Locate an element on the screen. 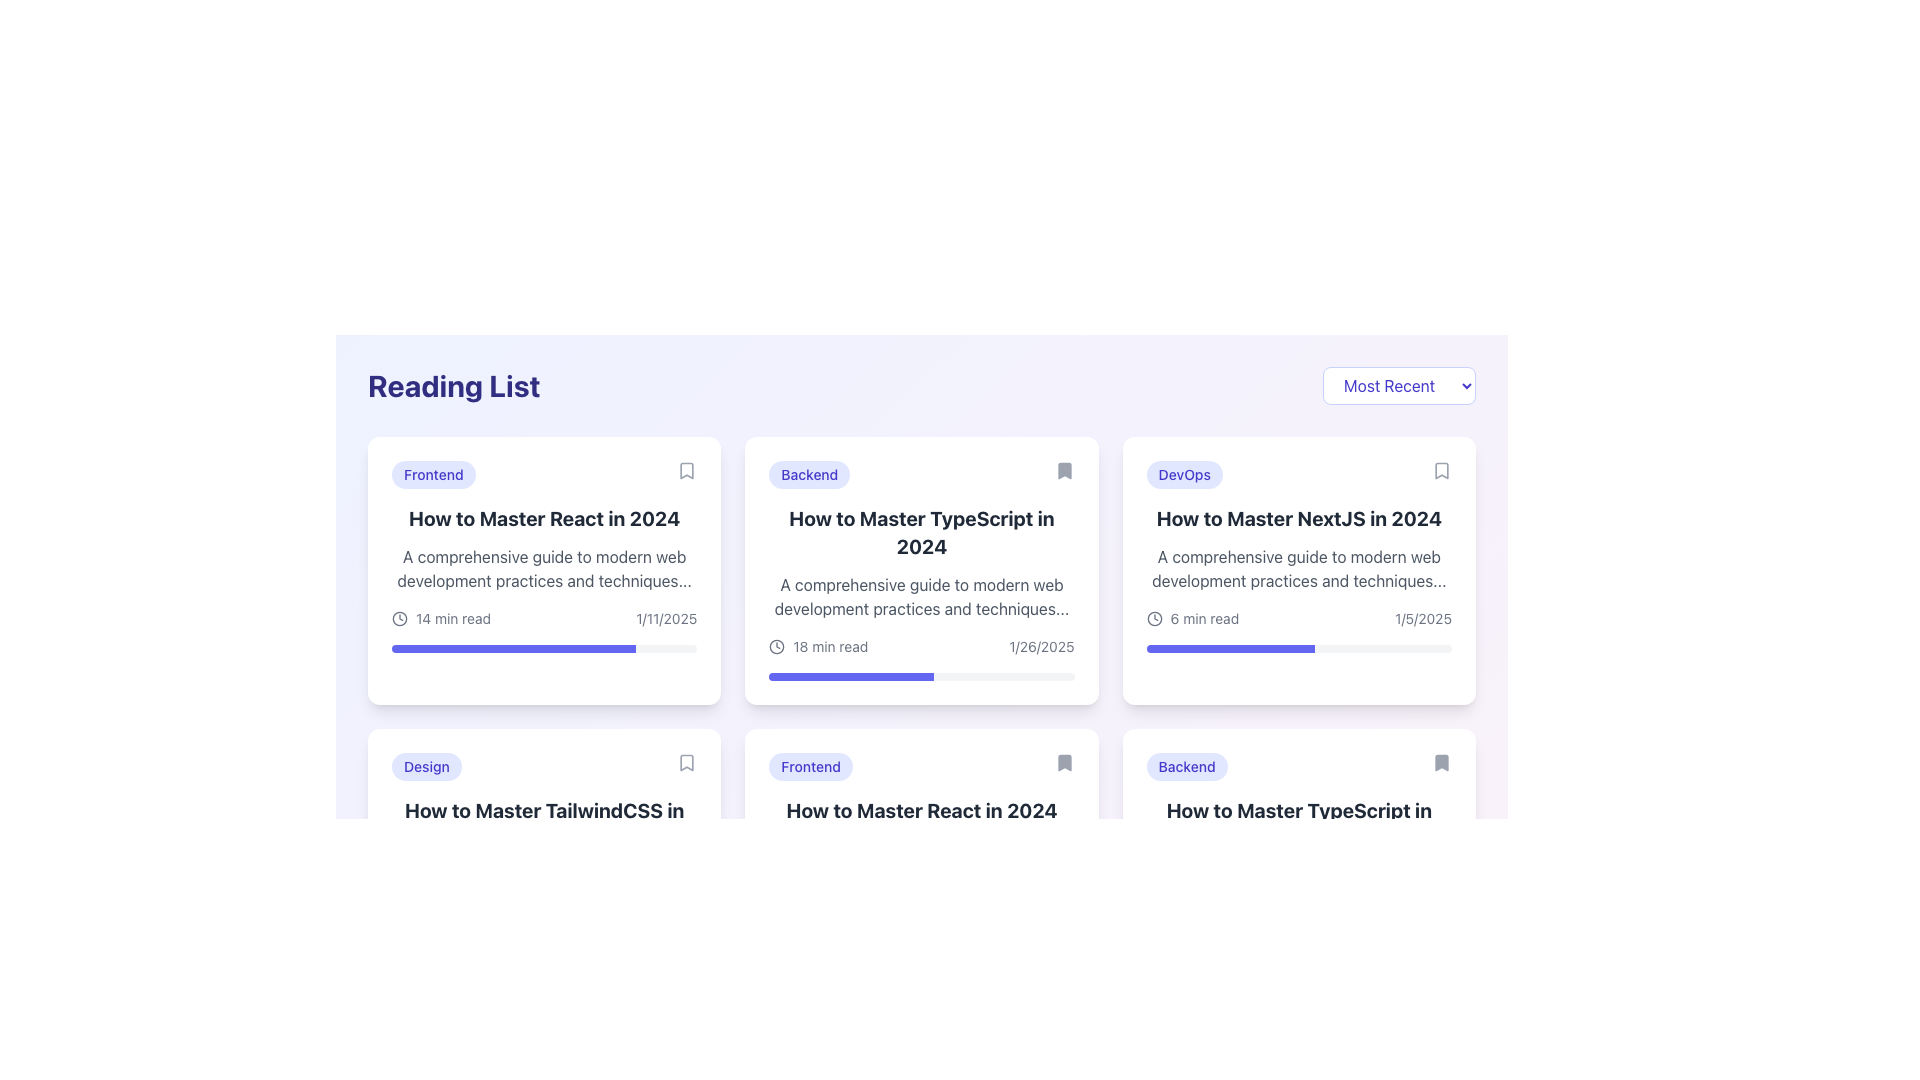 The width and height of the screenshot is (1920, 1080). the graphical details of the SVG circle element representing a clock face, located to the right of the 'How to Master React in 2024' card in the 'Reading List' section is located at coordinates (776, 647).